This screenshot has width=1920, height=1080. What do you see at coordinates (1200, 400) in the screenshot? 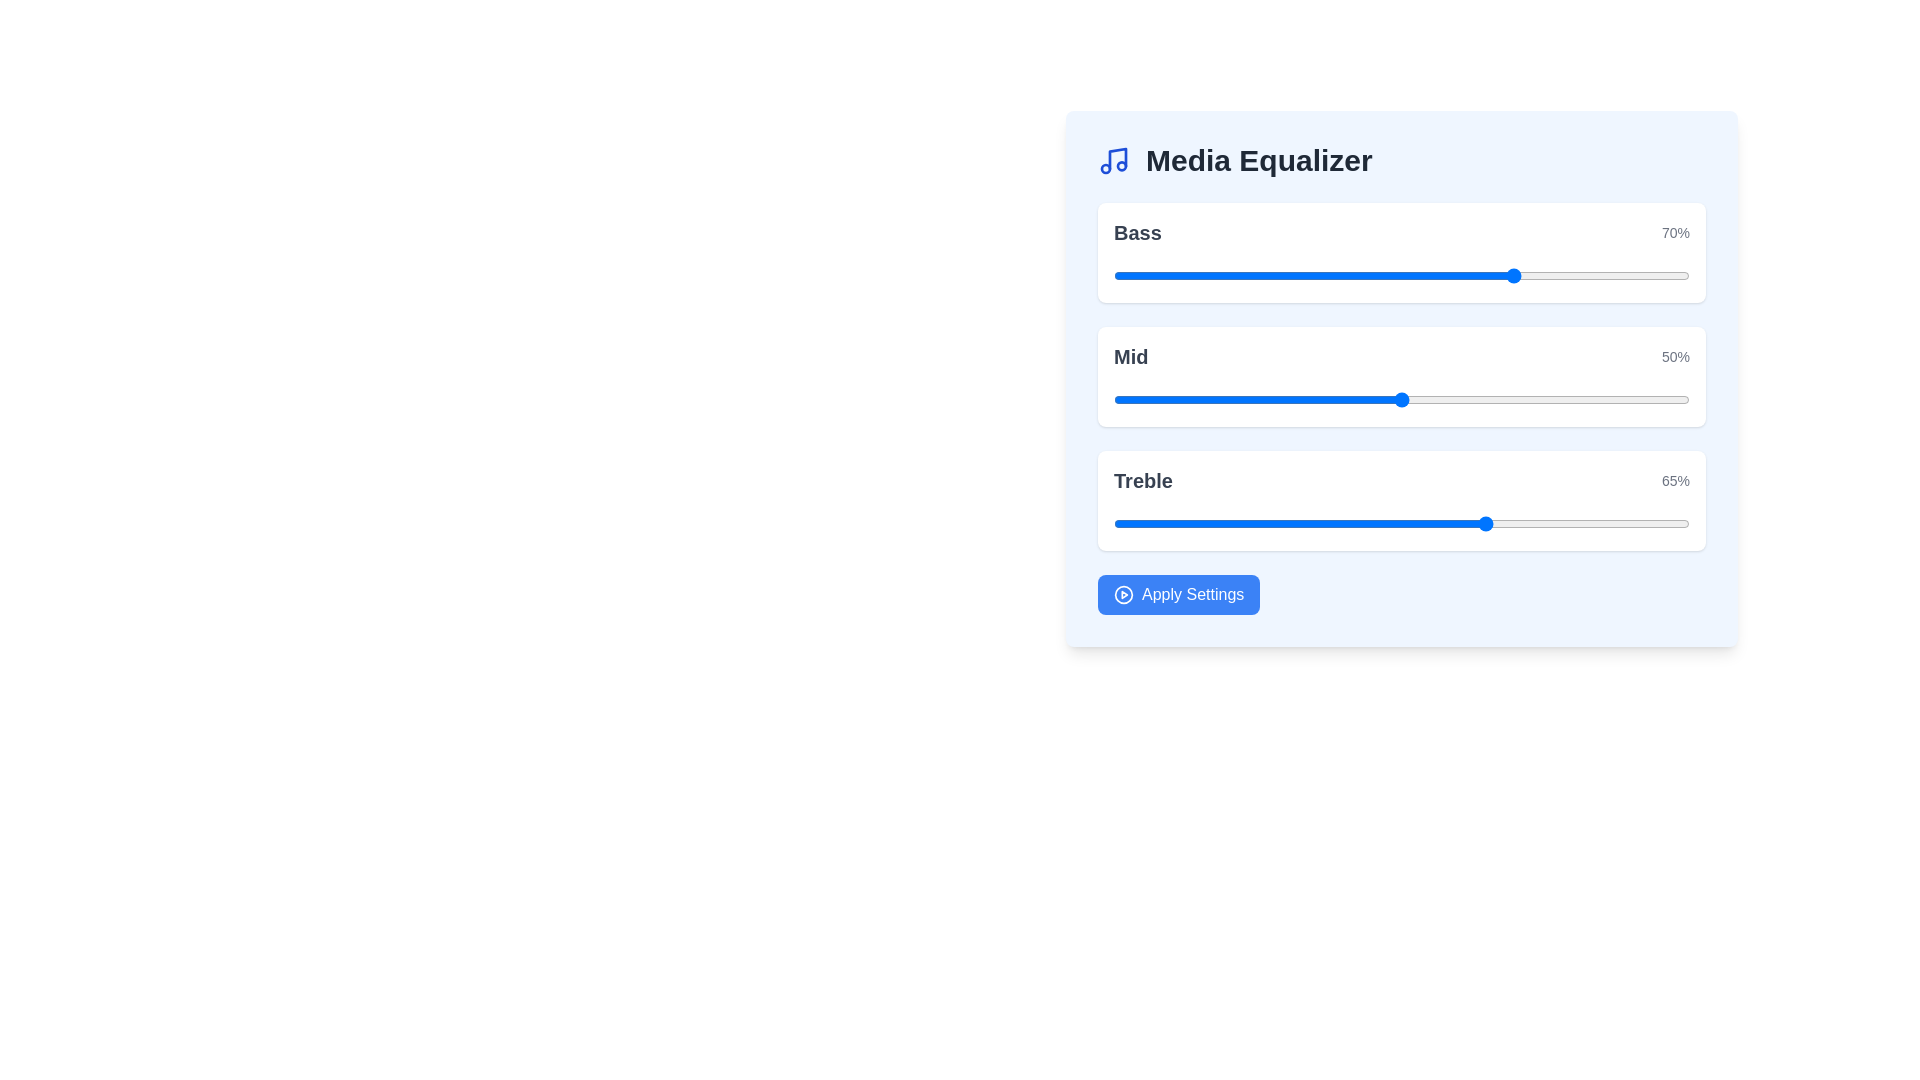
I see `the slider` at bounding box center [1200, 400].